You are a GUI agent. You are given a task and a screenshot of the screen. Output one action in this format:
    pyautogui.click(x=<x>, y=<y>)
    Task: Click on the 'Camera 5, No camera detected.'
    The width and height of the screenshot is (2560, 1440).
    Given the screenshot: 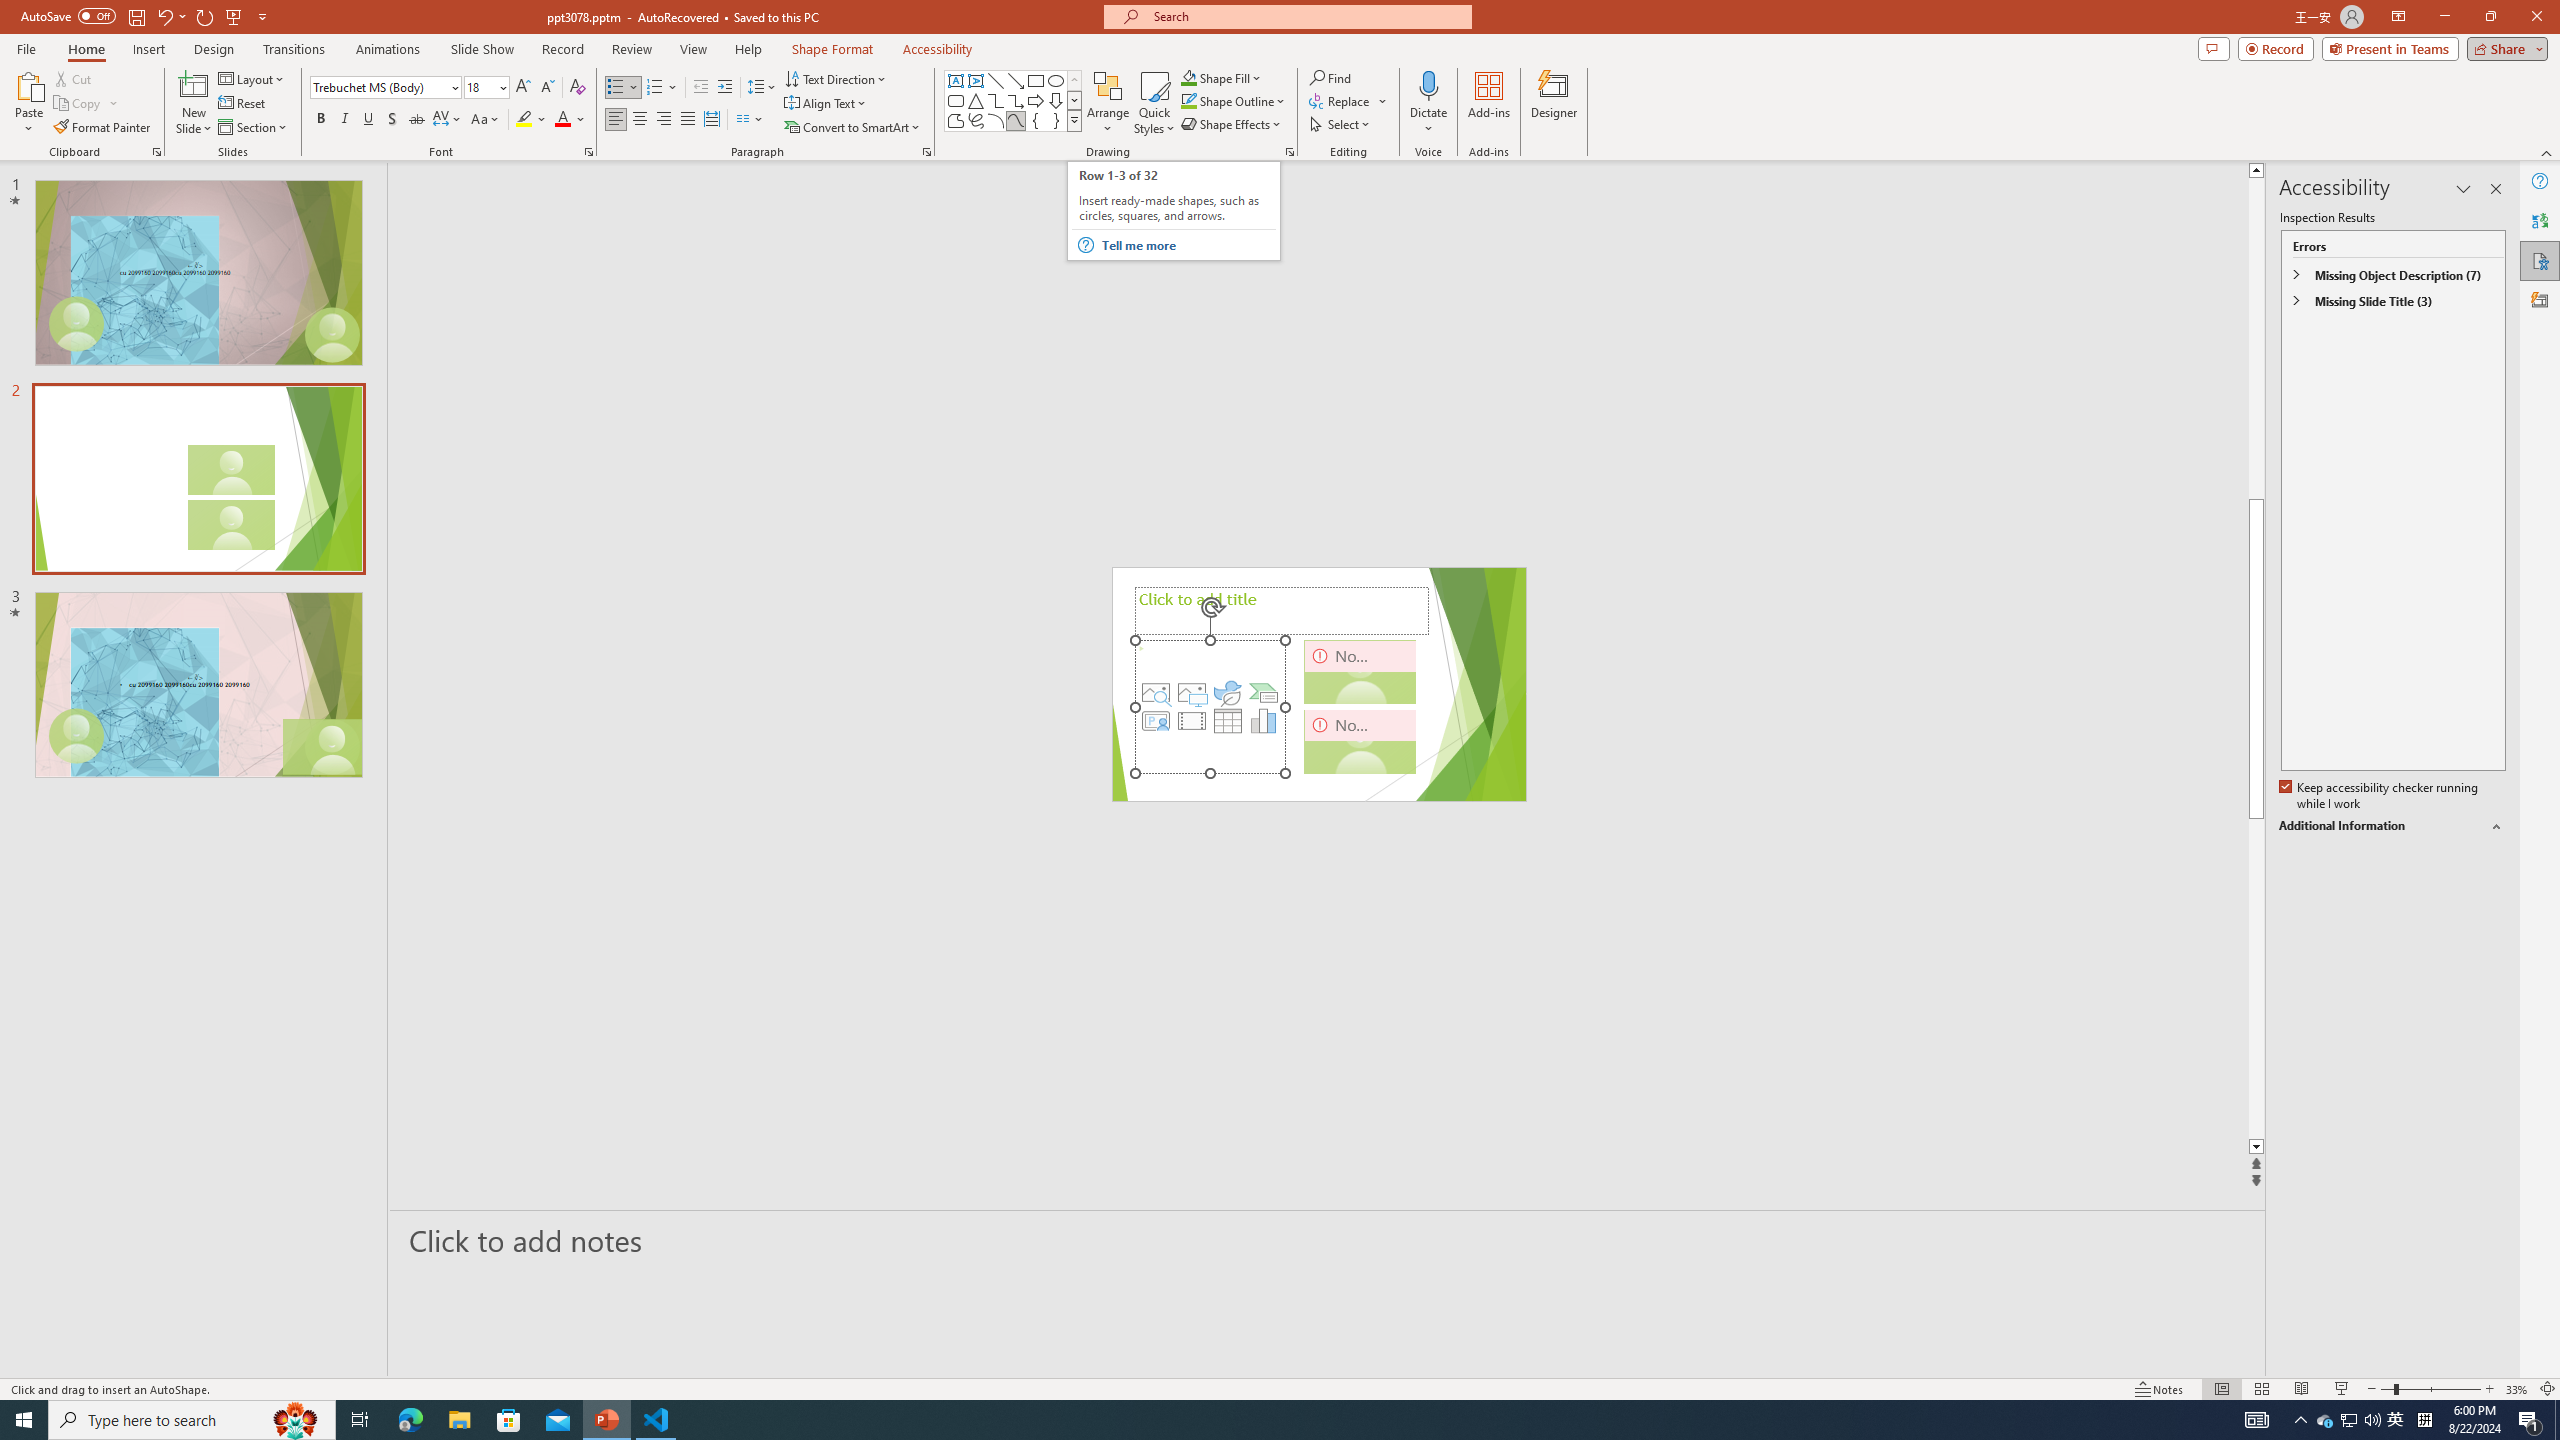 What is the action you would take?
    pyautogui.click(x=1360, y=671)
    